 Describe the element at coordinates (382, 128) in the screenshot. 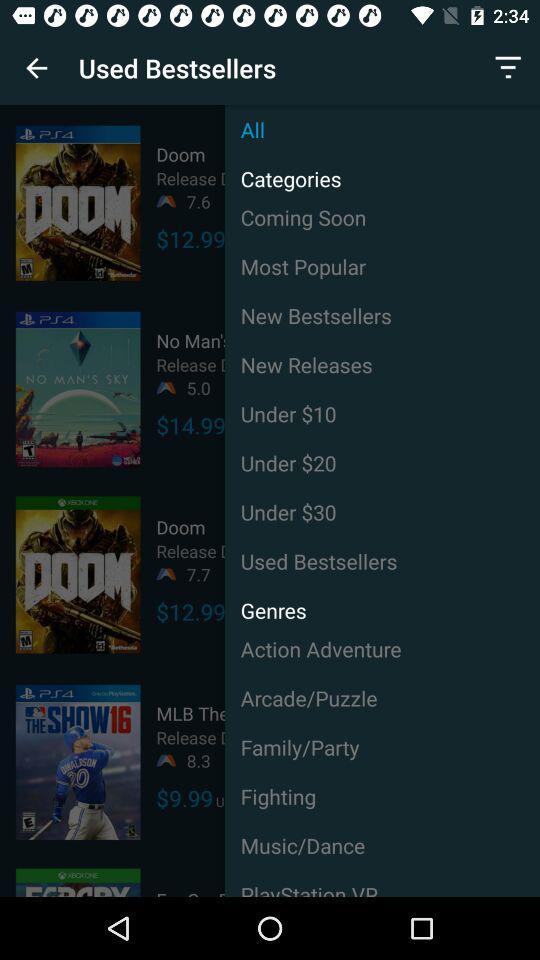

I see `all icon` at that location.